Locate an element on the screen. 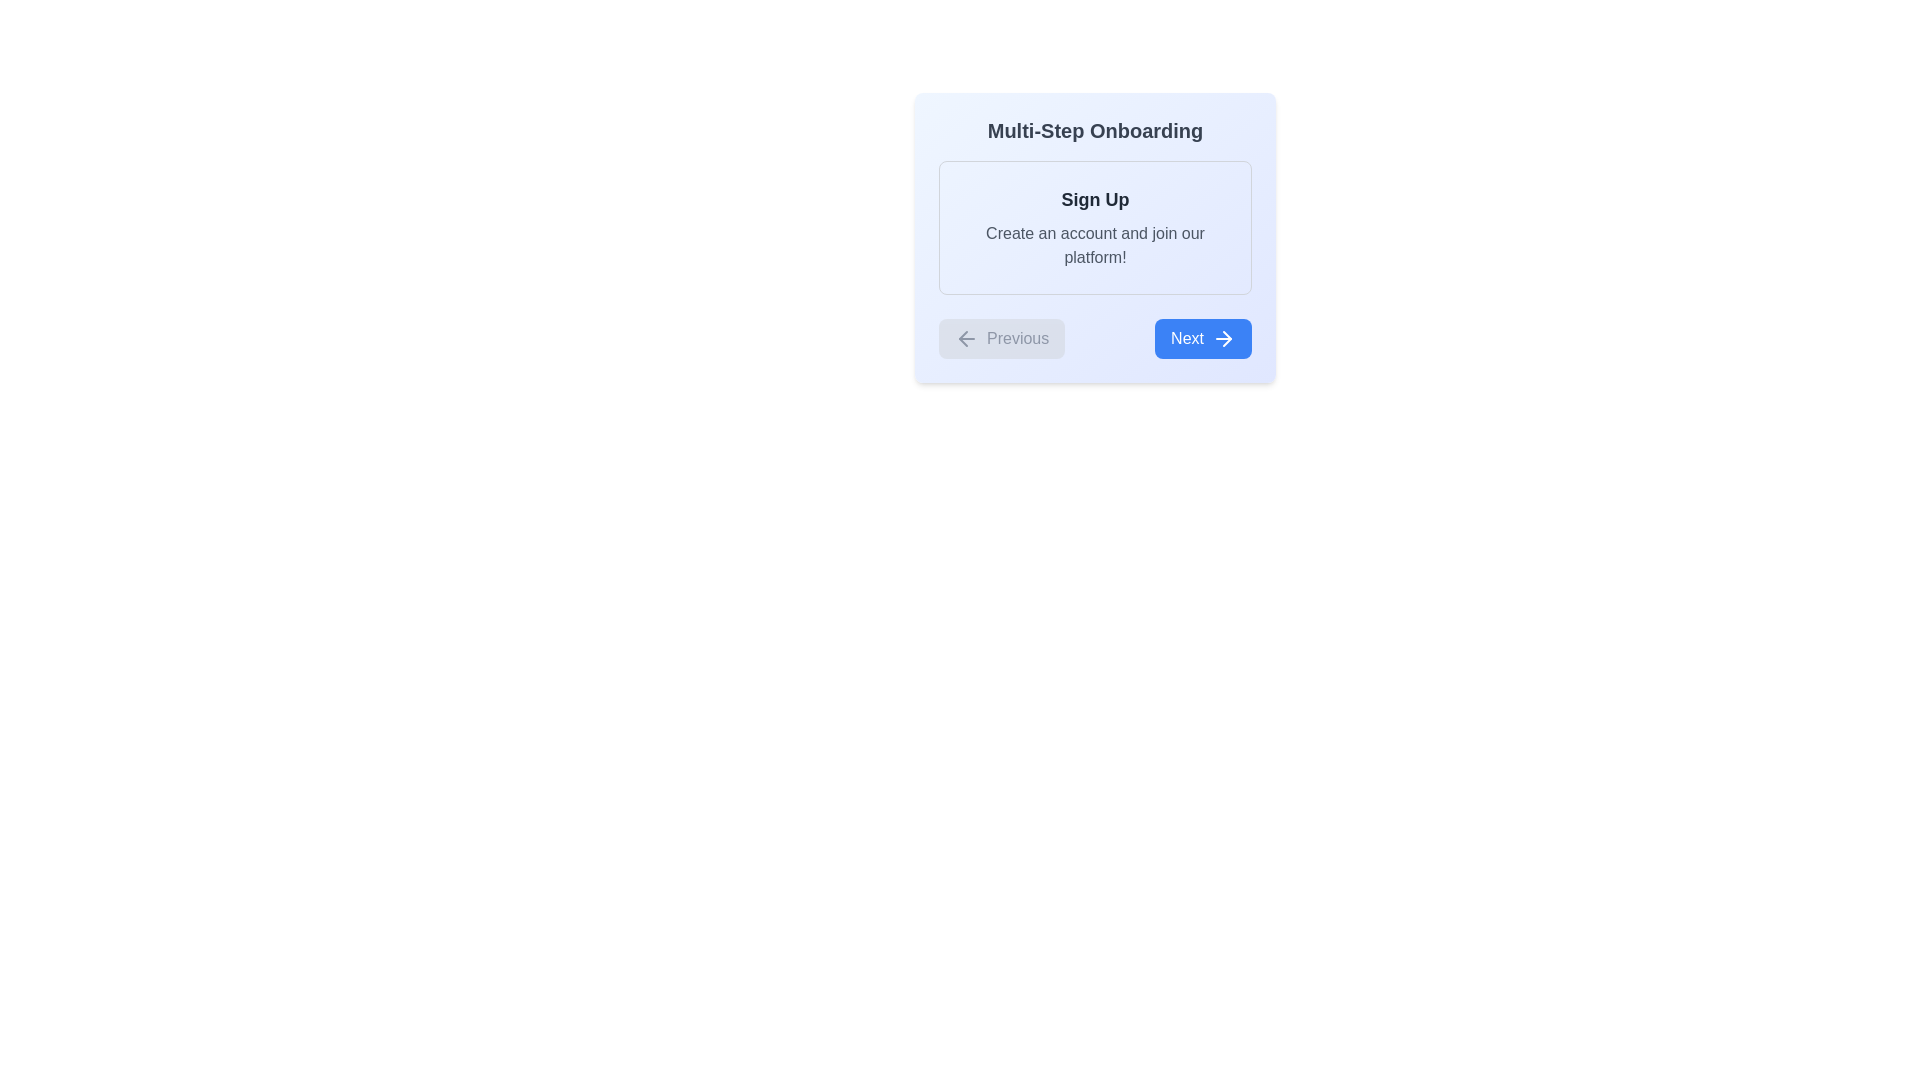 This screenshot has height=1080, width=1920. the graphical arrow icon that serves as a visual indicator for the 'Next' button is located at coordinates (1226, 338).